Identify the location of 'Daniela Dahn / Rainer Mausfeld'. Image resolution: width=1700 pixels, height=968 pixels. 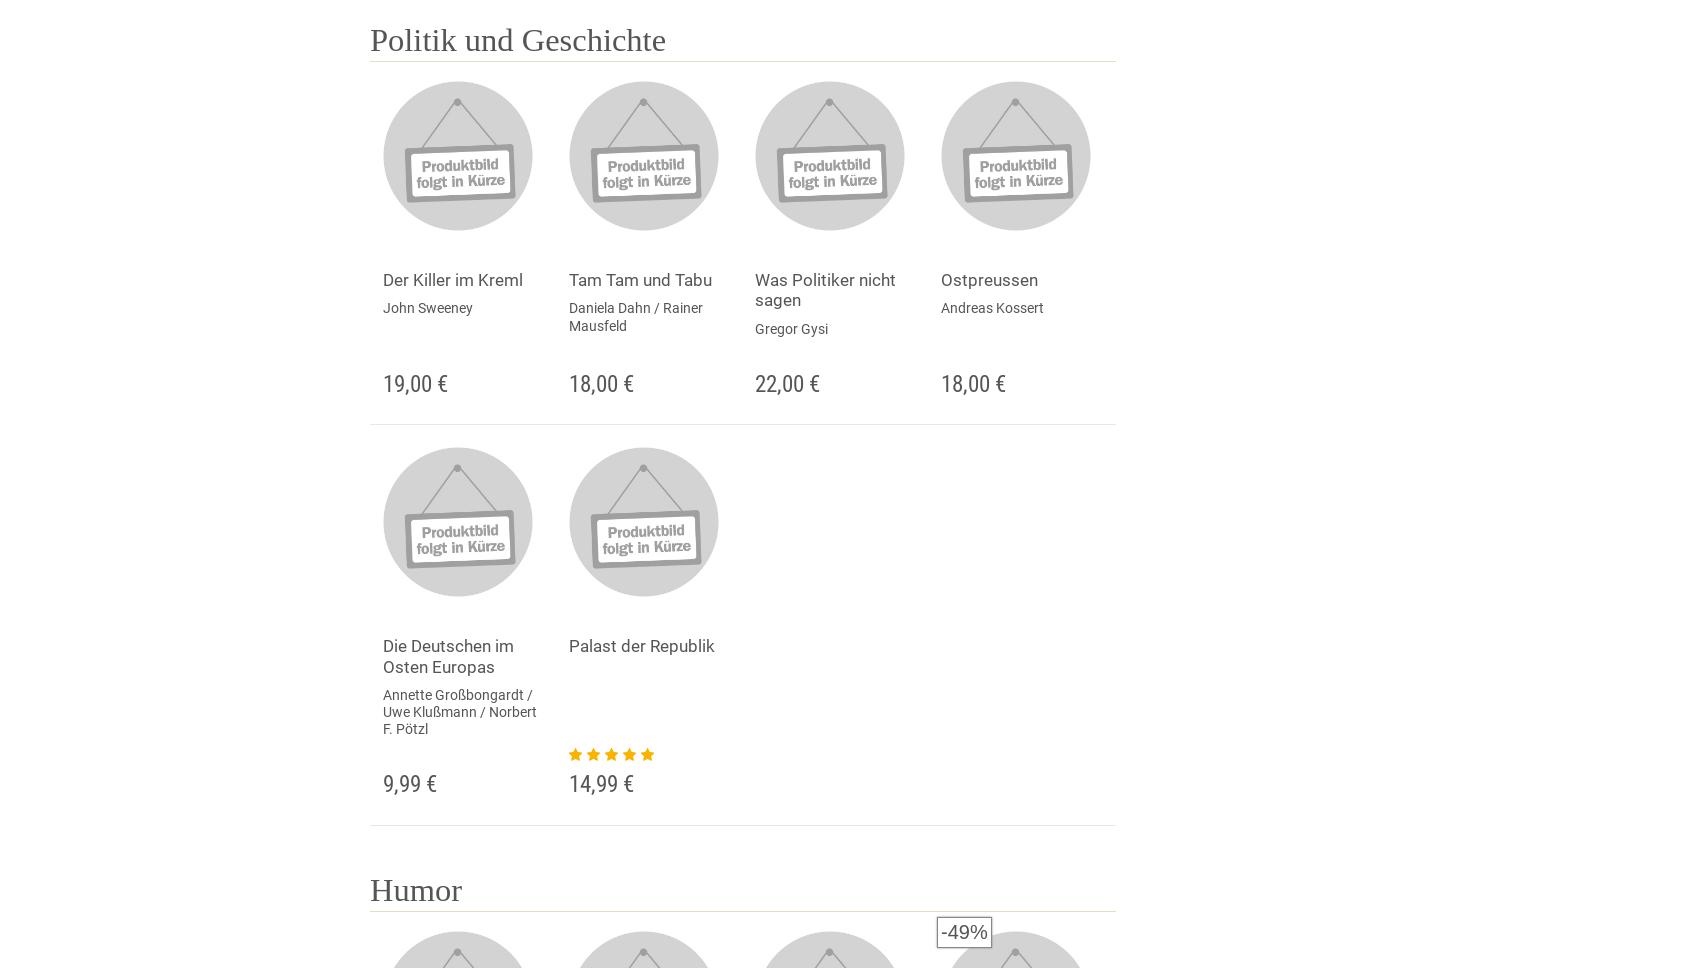
(634, 315).